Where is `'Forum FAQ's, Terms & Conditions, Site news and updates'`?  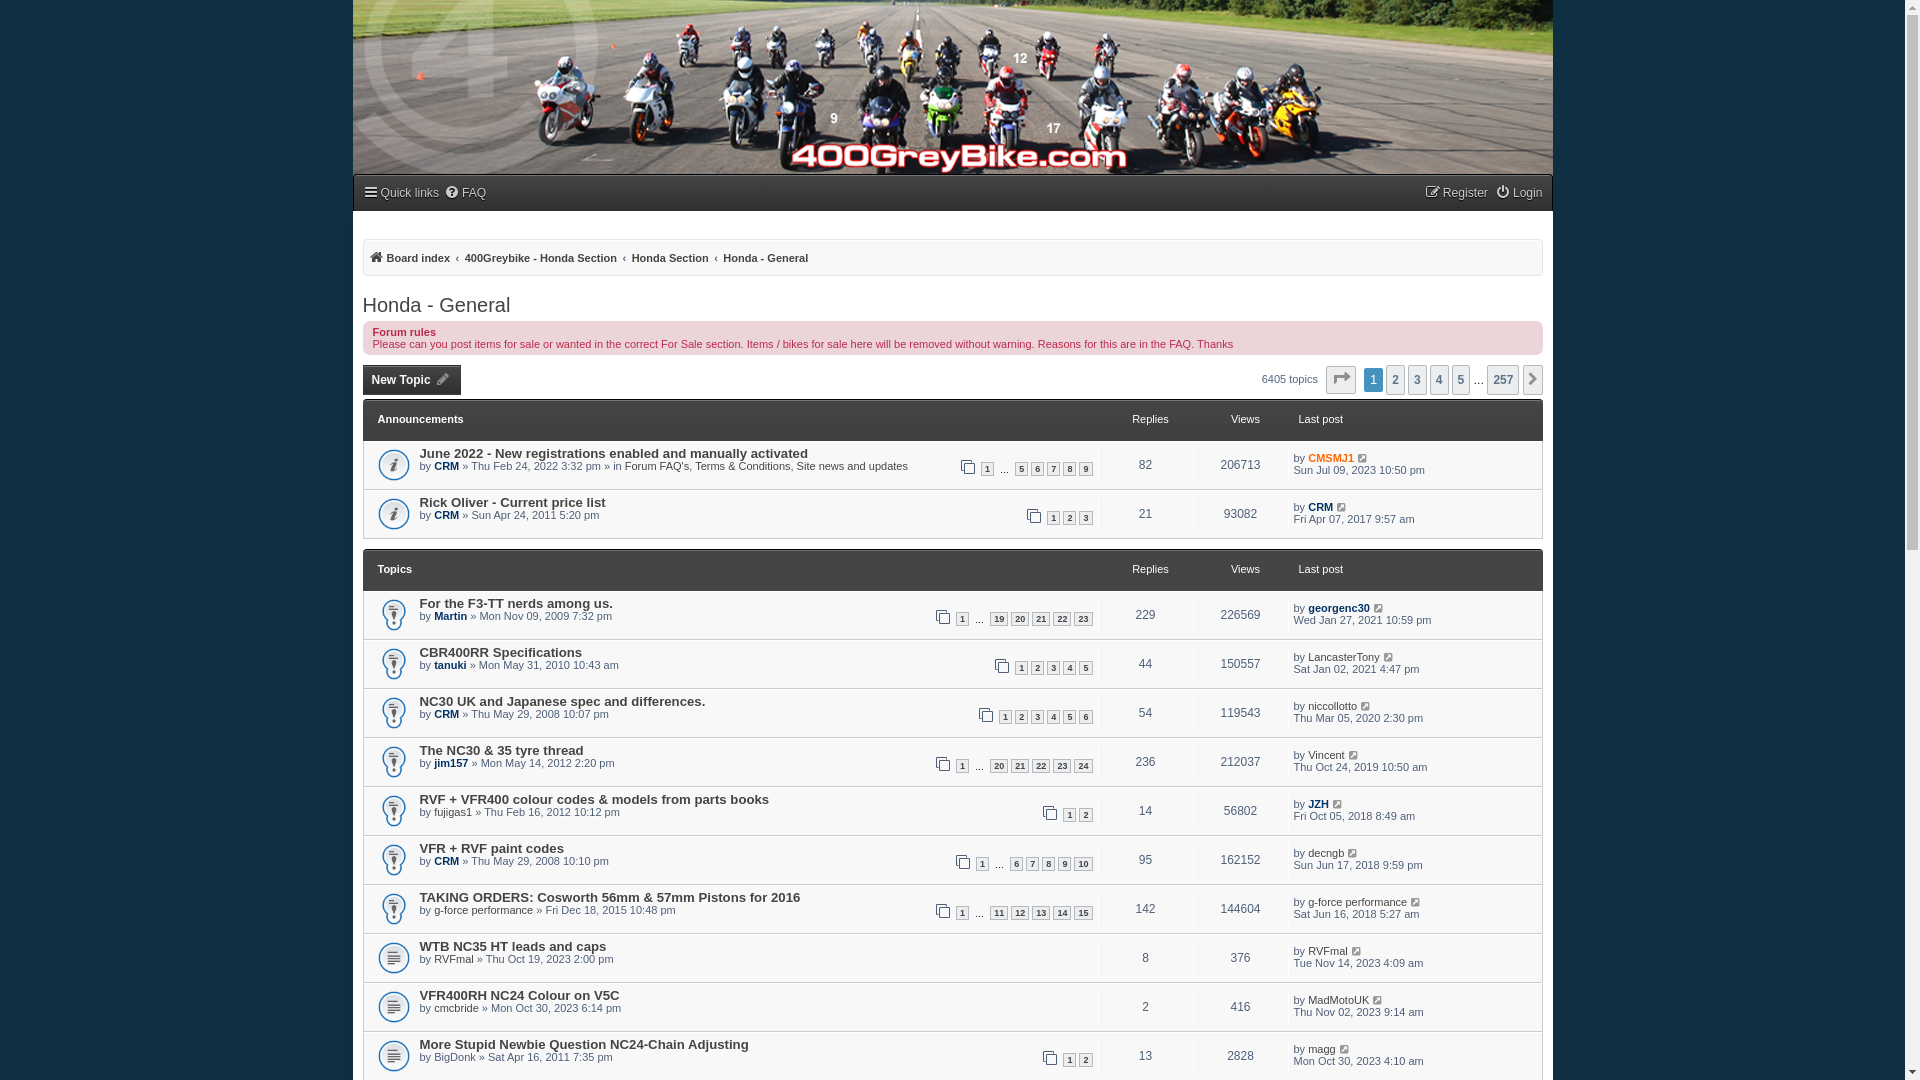
'Forum FAQ's, Terms & Conditions, Site news and updates' is located at coordinates (765, 466).